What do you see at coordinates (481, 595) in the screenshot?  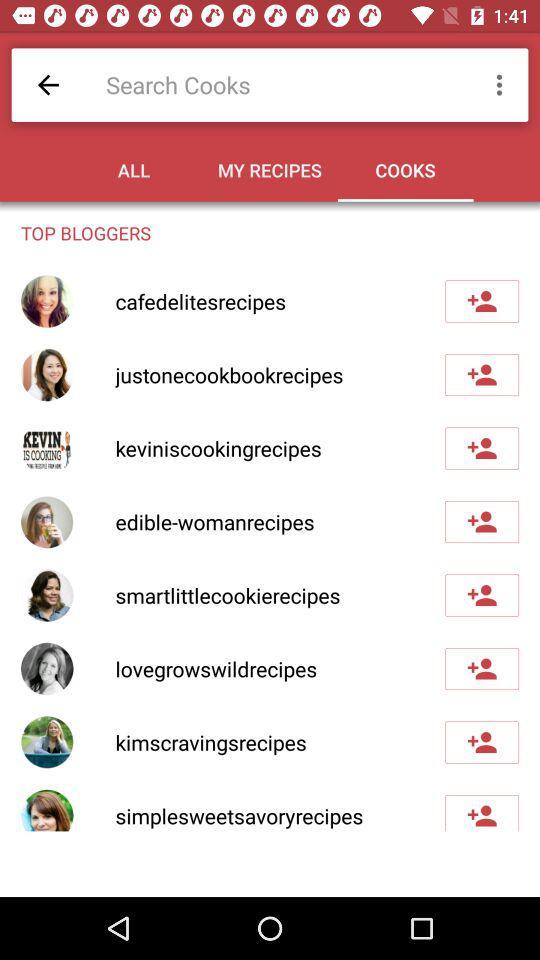 I see `blogger` at bounding box center [481, 595].